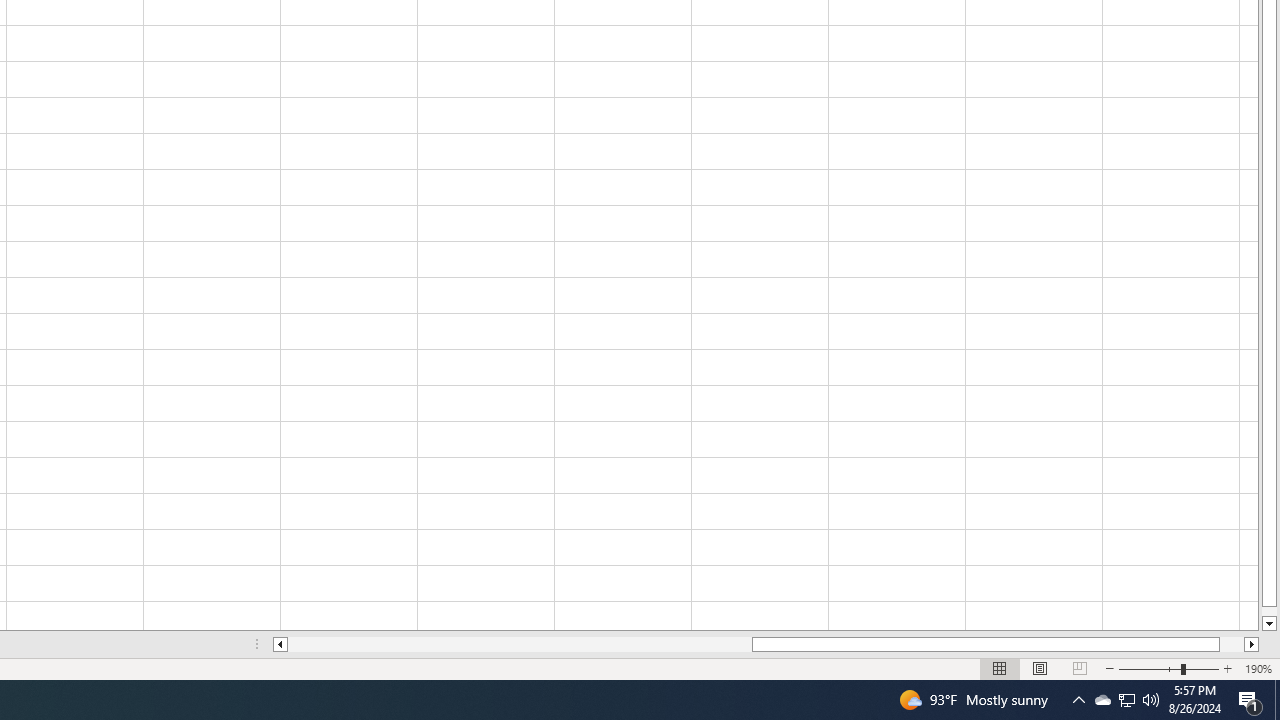 The image size is (1280, 720). I want to click on 'Zoom Out', so click(1150, 669).